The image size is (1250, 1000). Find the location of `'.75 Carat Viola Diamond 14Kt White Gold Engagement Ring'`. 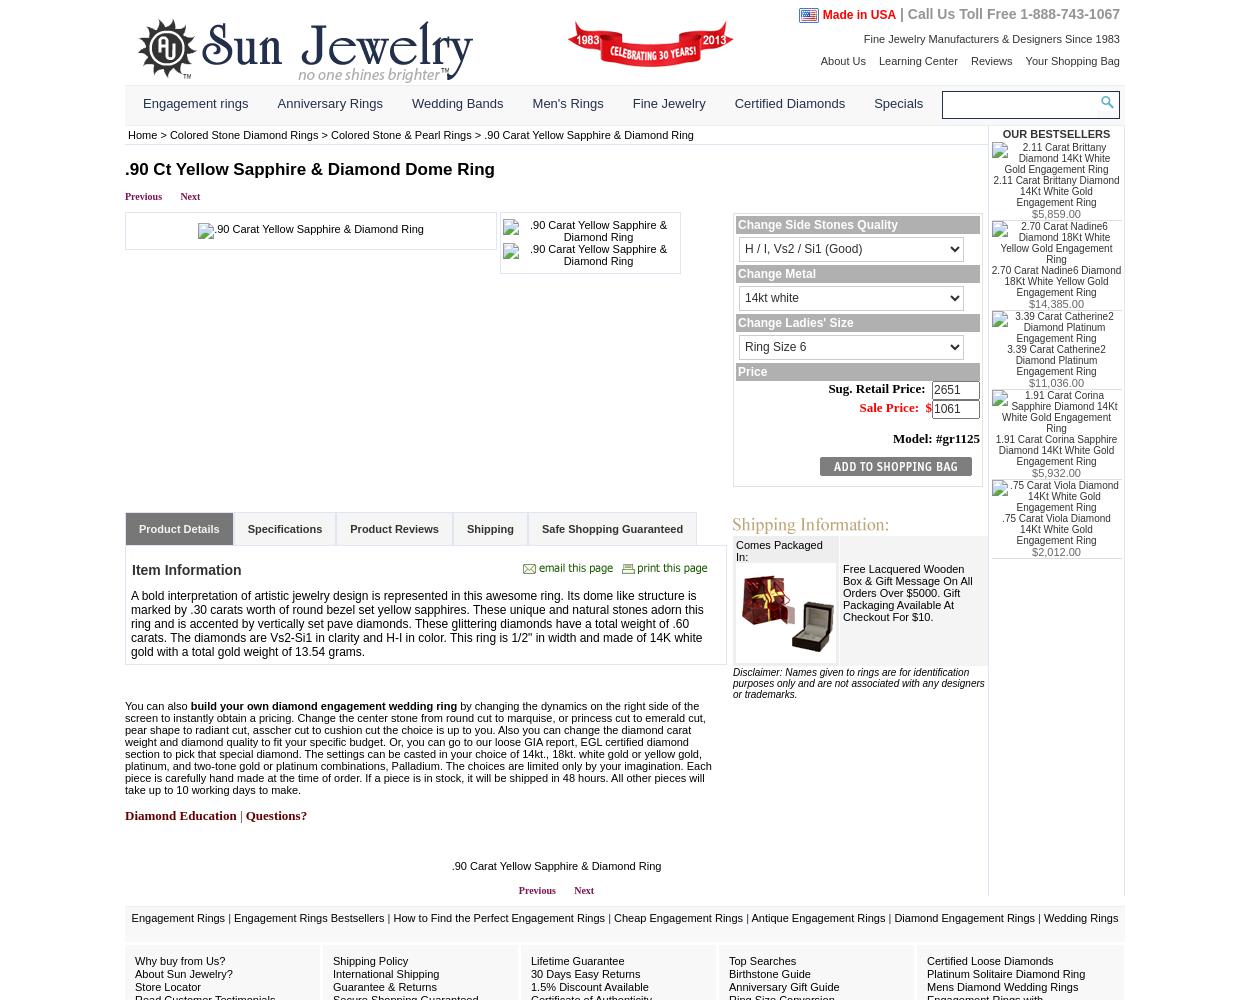

'.75 Carat Viola Diamond 14Kt White Gold Engagement Ring' is located at coordinates (1056, 528).